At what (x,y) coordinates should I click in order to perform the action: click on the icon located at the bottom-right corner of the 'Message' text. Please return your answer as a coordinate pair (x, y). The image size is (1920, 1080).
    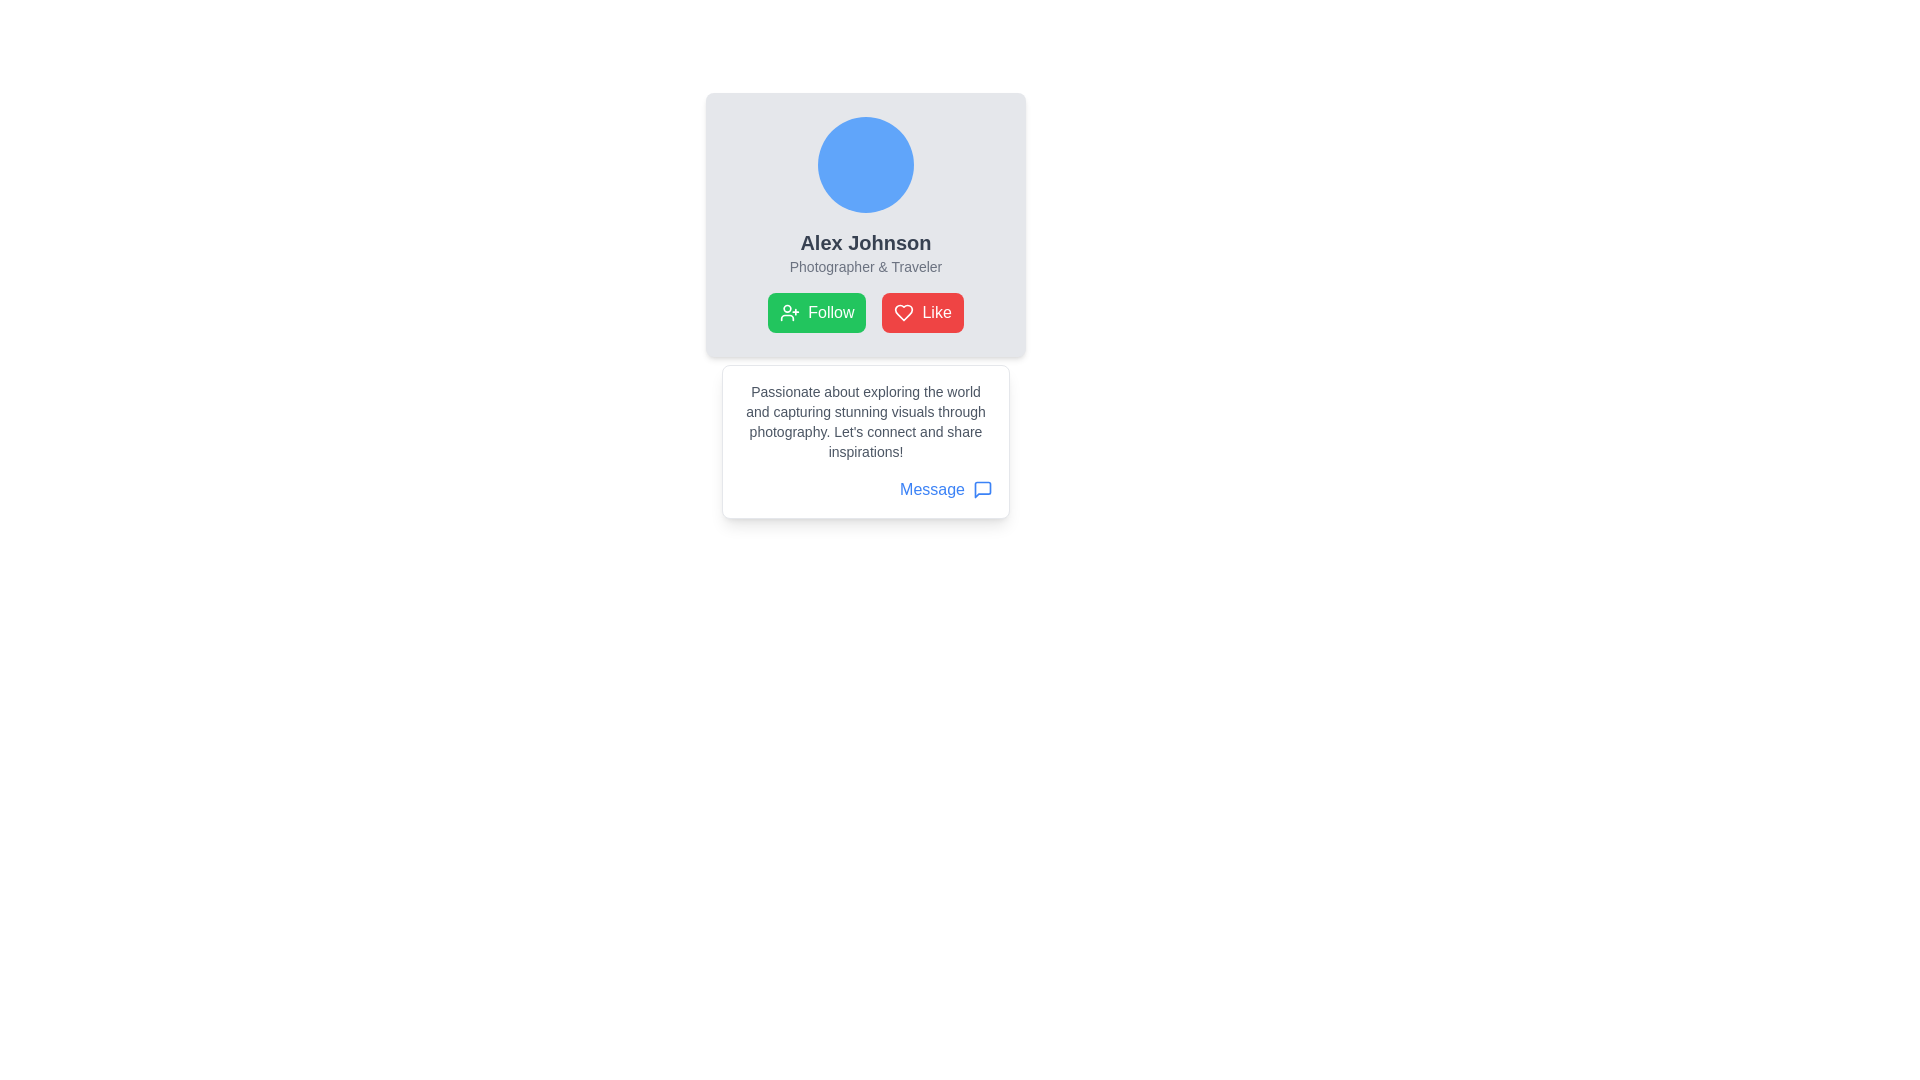
    Looking at the image, I should click on (983, 489).